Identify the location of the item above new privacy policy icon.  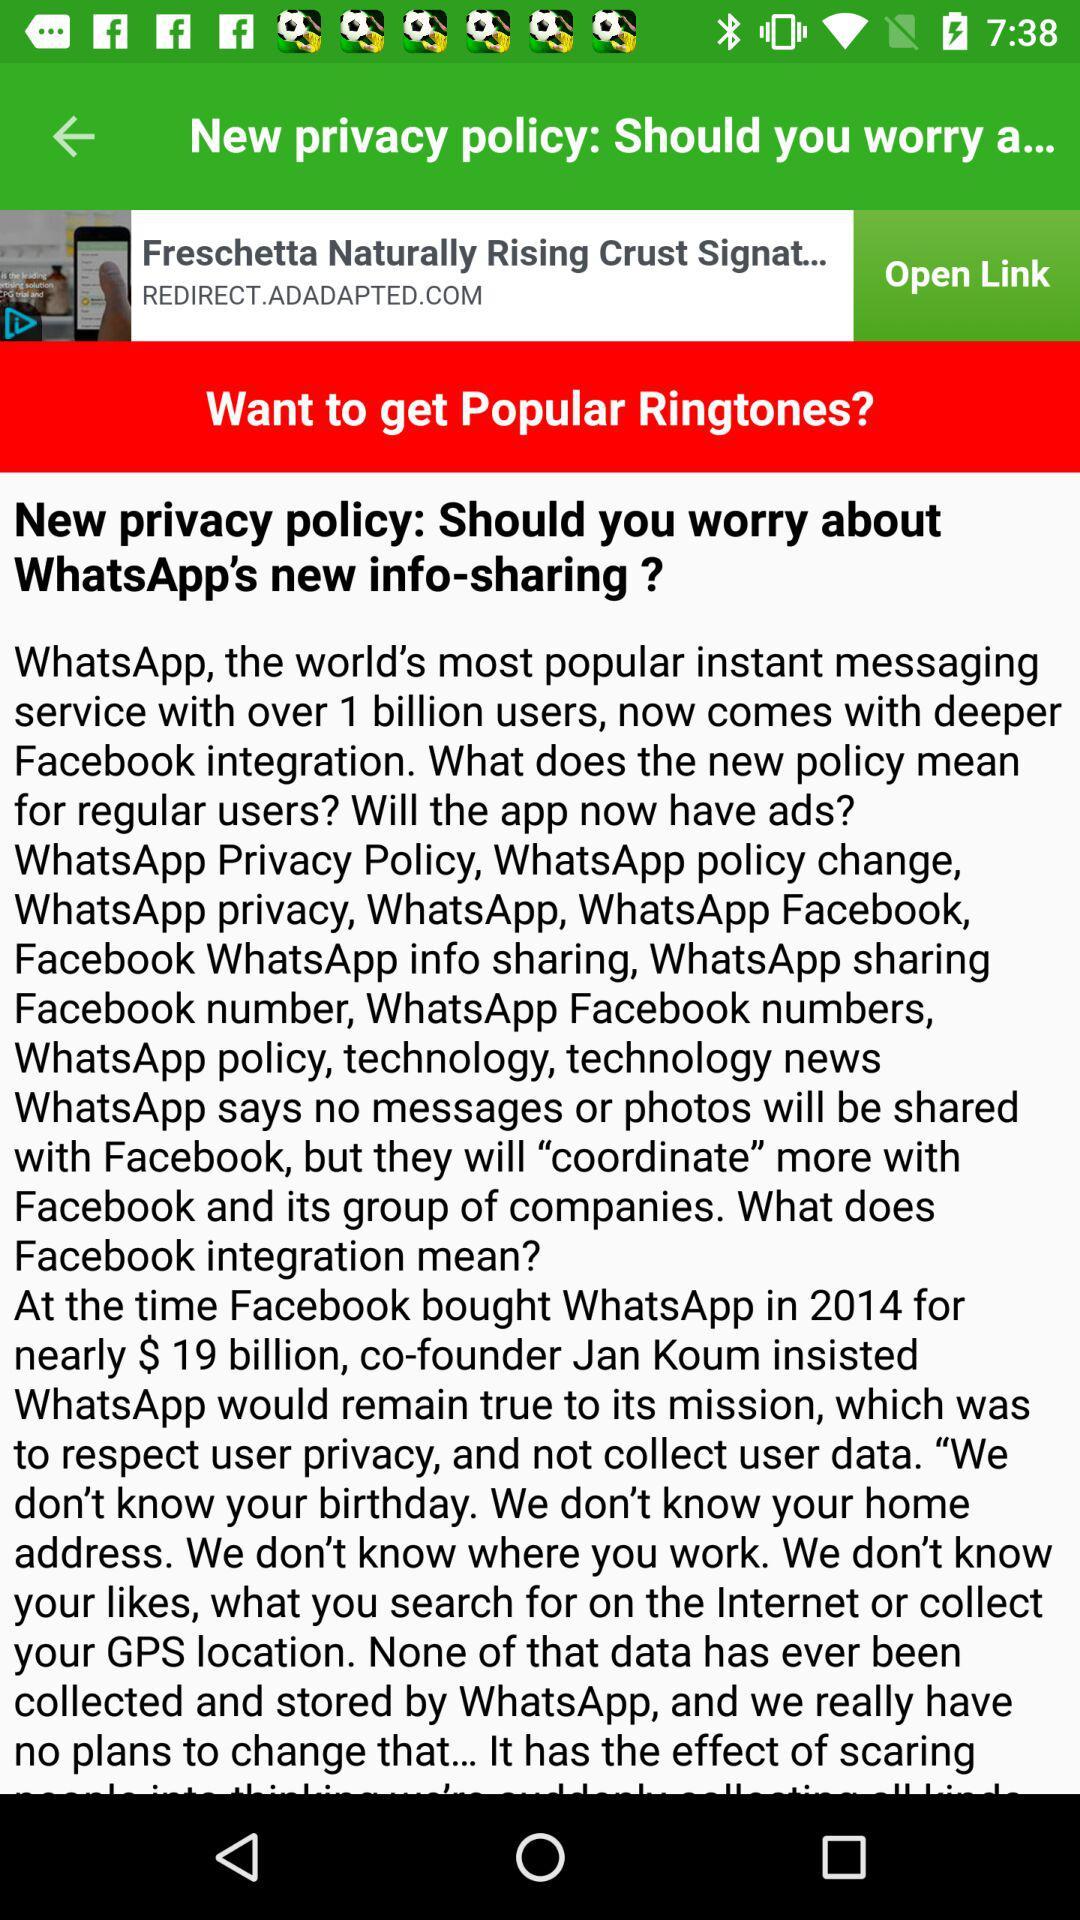
(540, 405).